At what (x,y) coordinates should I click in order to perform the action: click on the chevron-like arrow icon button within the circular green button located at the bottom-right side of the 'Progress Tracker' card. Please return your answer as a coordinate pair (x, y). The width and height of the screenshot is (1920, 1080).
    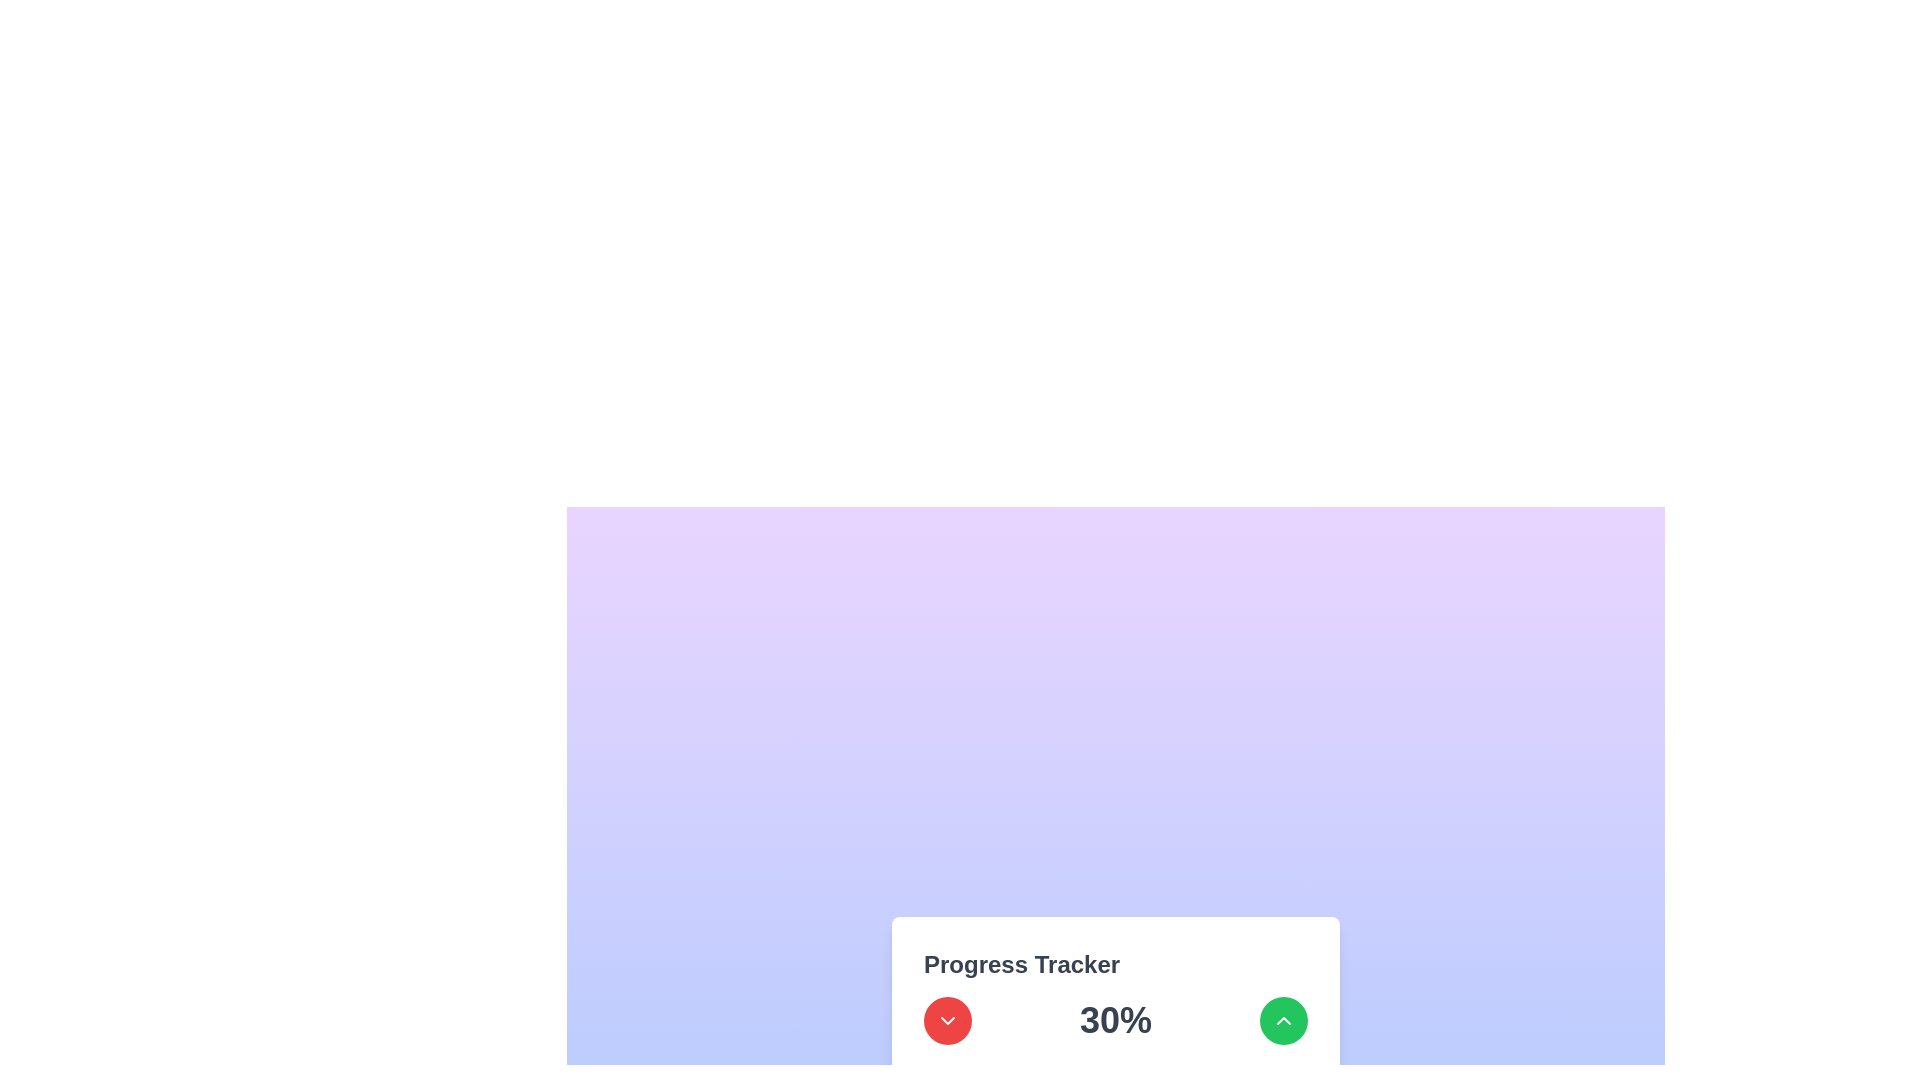
    Looking at the image, I should click on (1283, 1021).